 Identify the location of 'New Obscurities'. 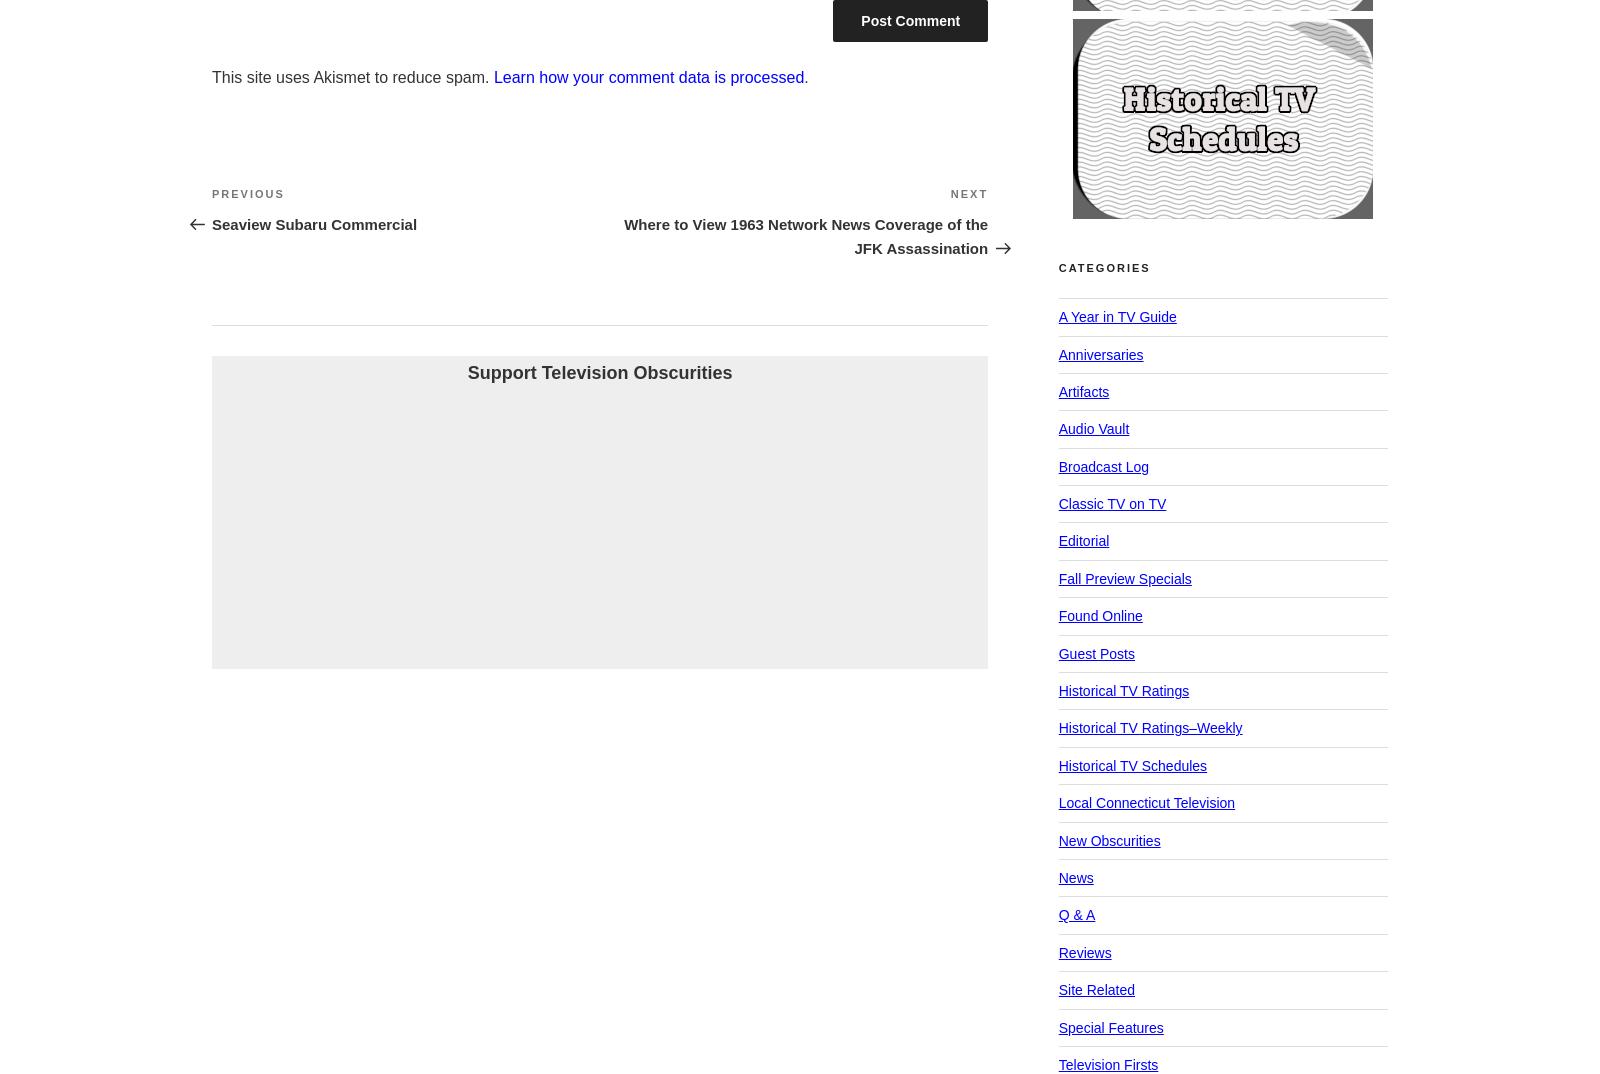
(1108, 839).